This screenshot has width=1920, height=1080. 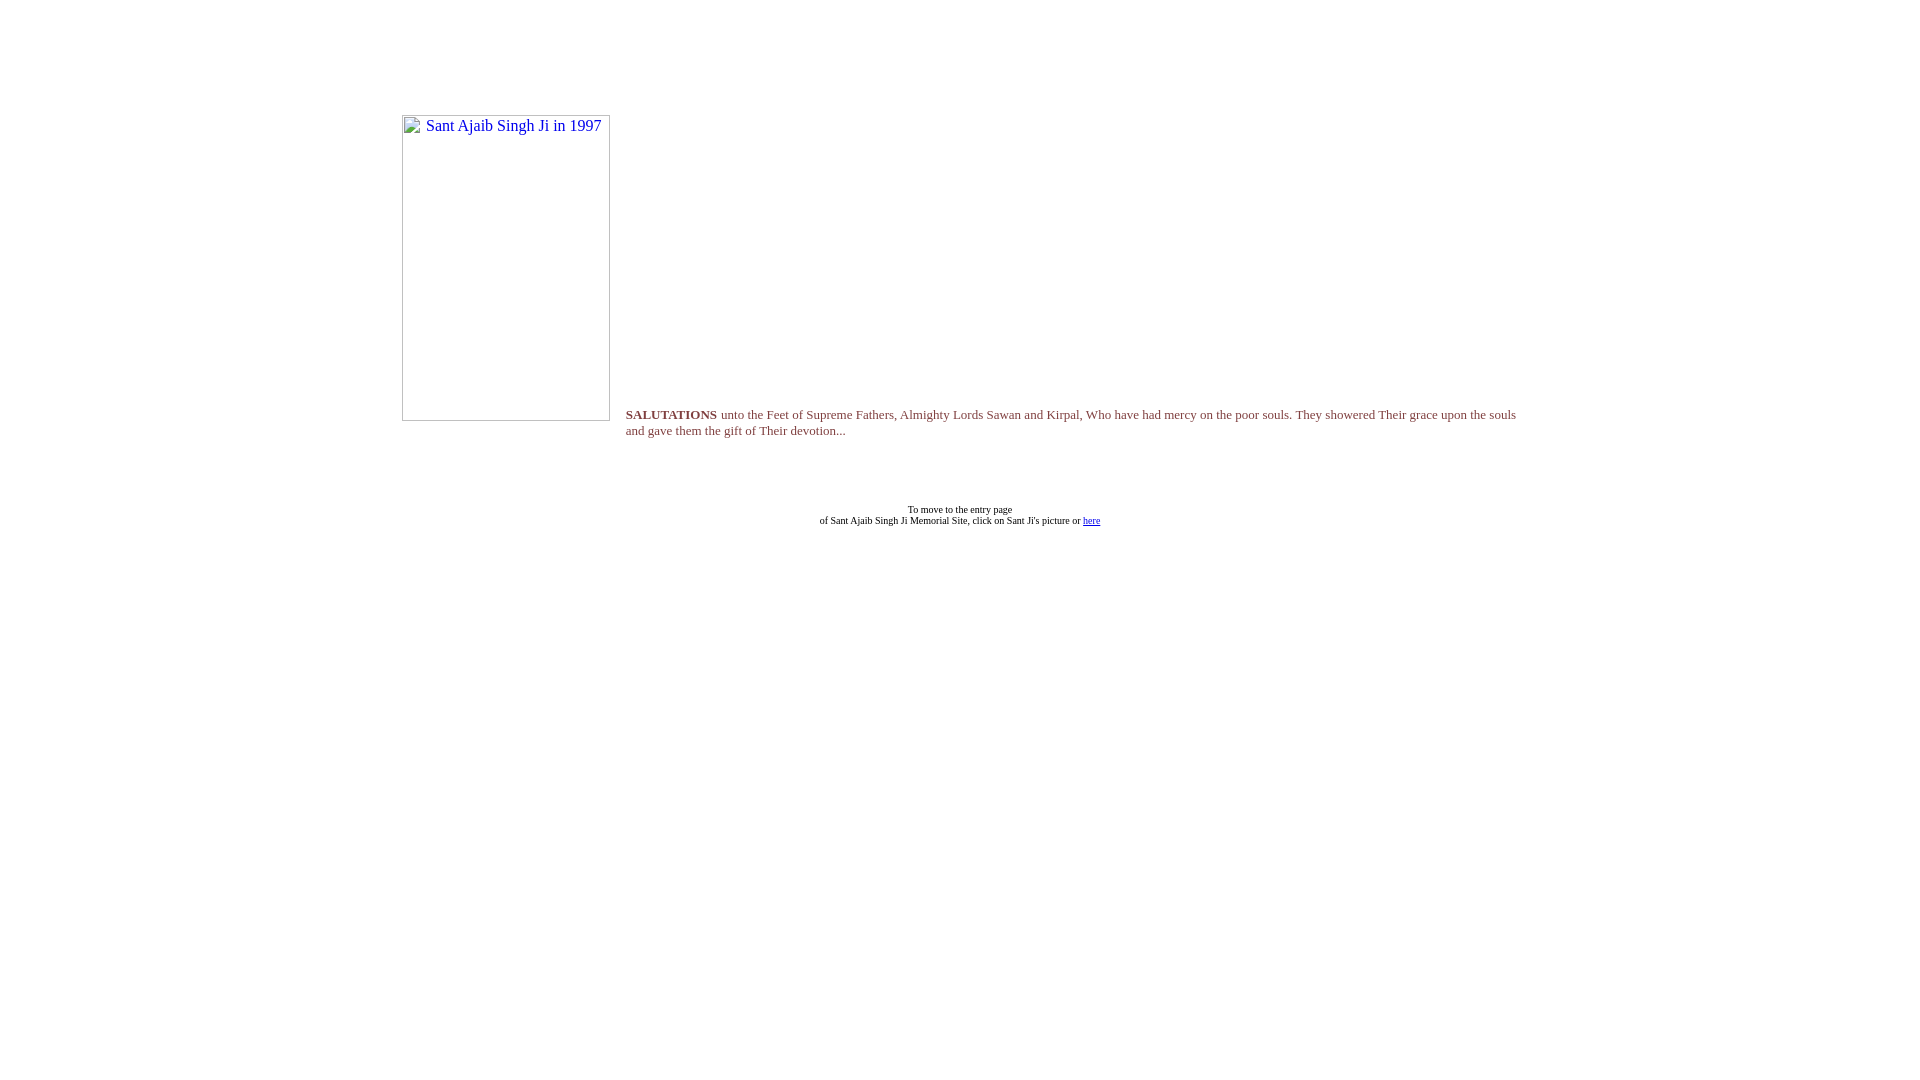 I want to click on 'here', so click(x=1082, y=519).